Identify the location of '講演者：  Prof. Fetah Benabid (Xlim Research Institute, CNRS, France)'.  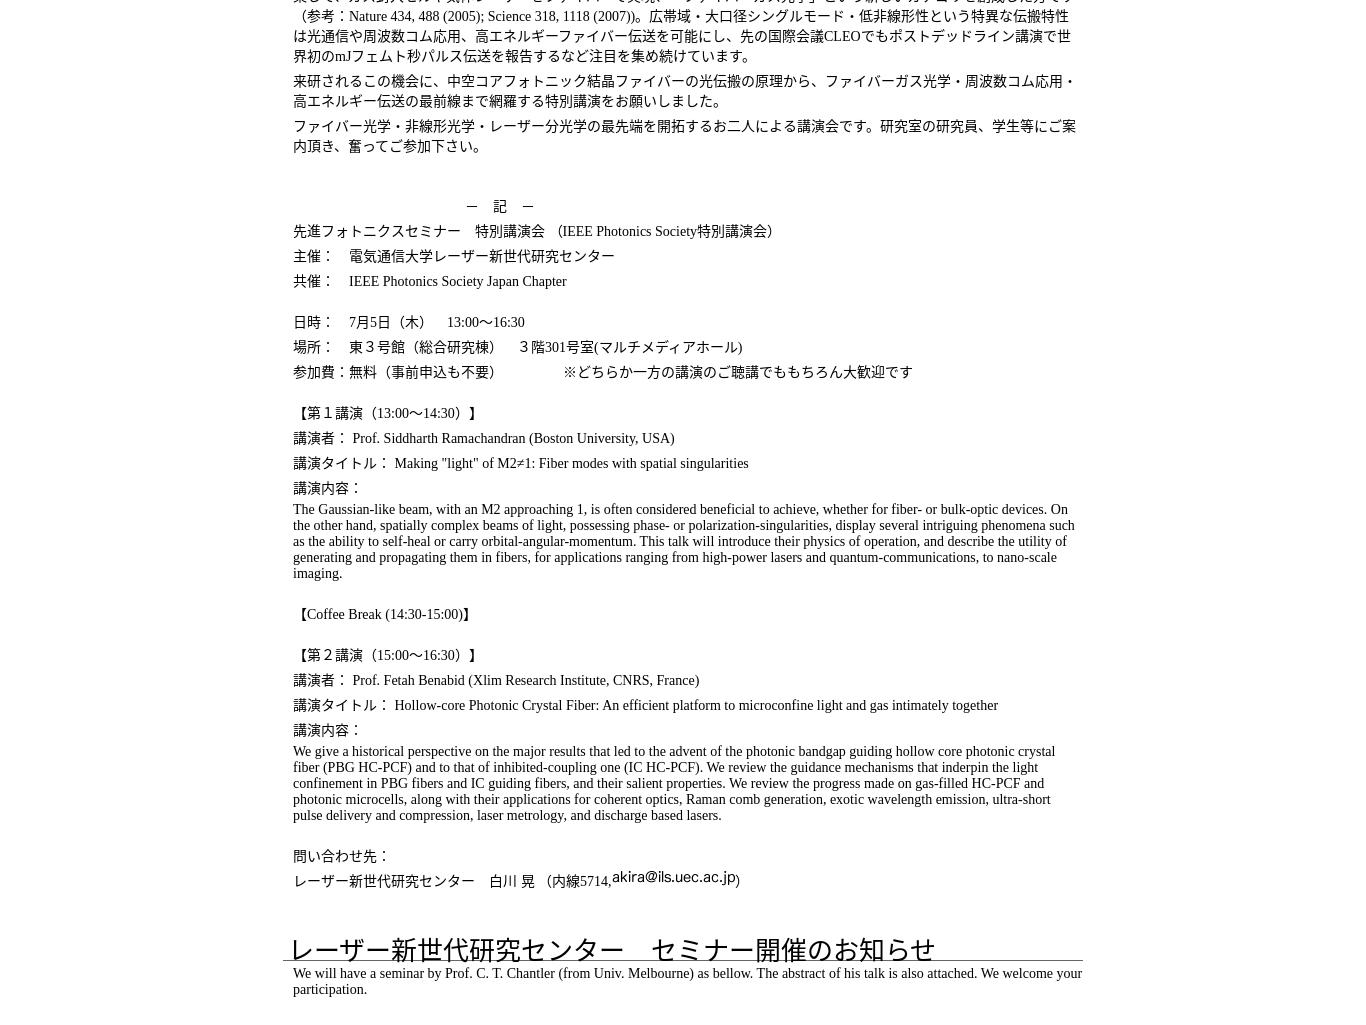
(495, 680).